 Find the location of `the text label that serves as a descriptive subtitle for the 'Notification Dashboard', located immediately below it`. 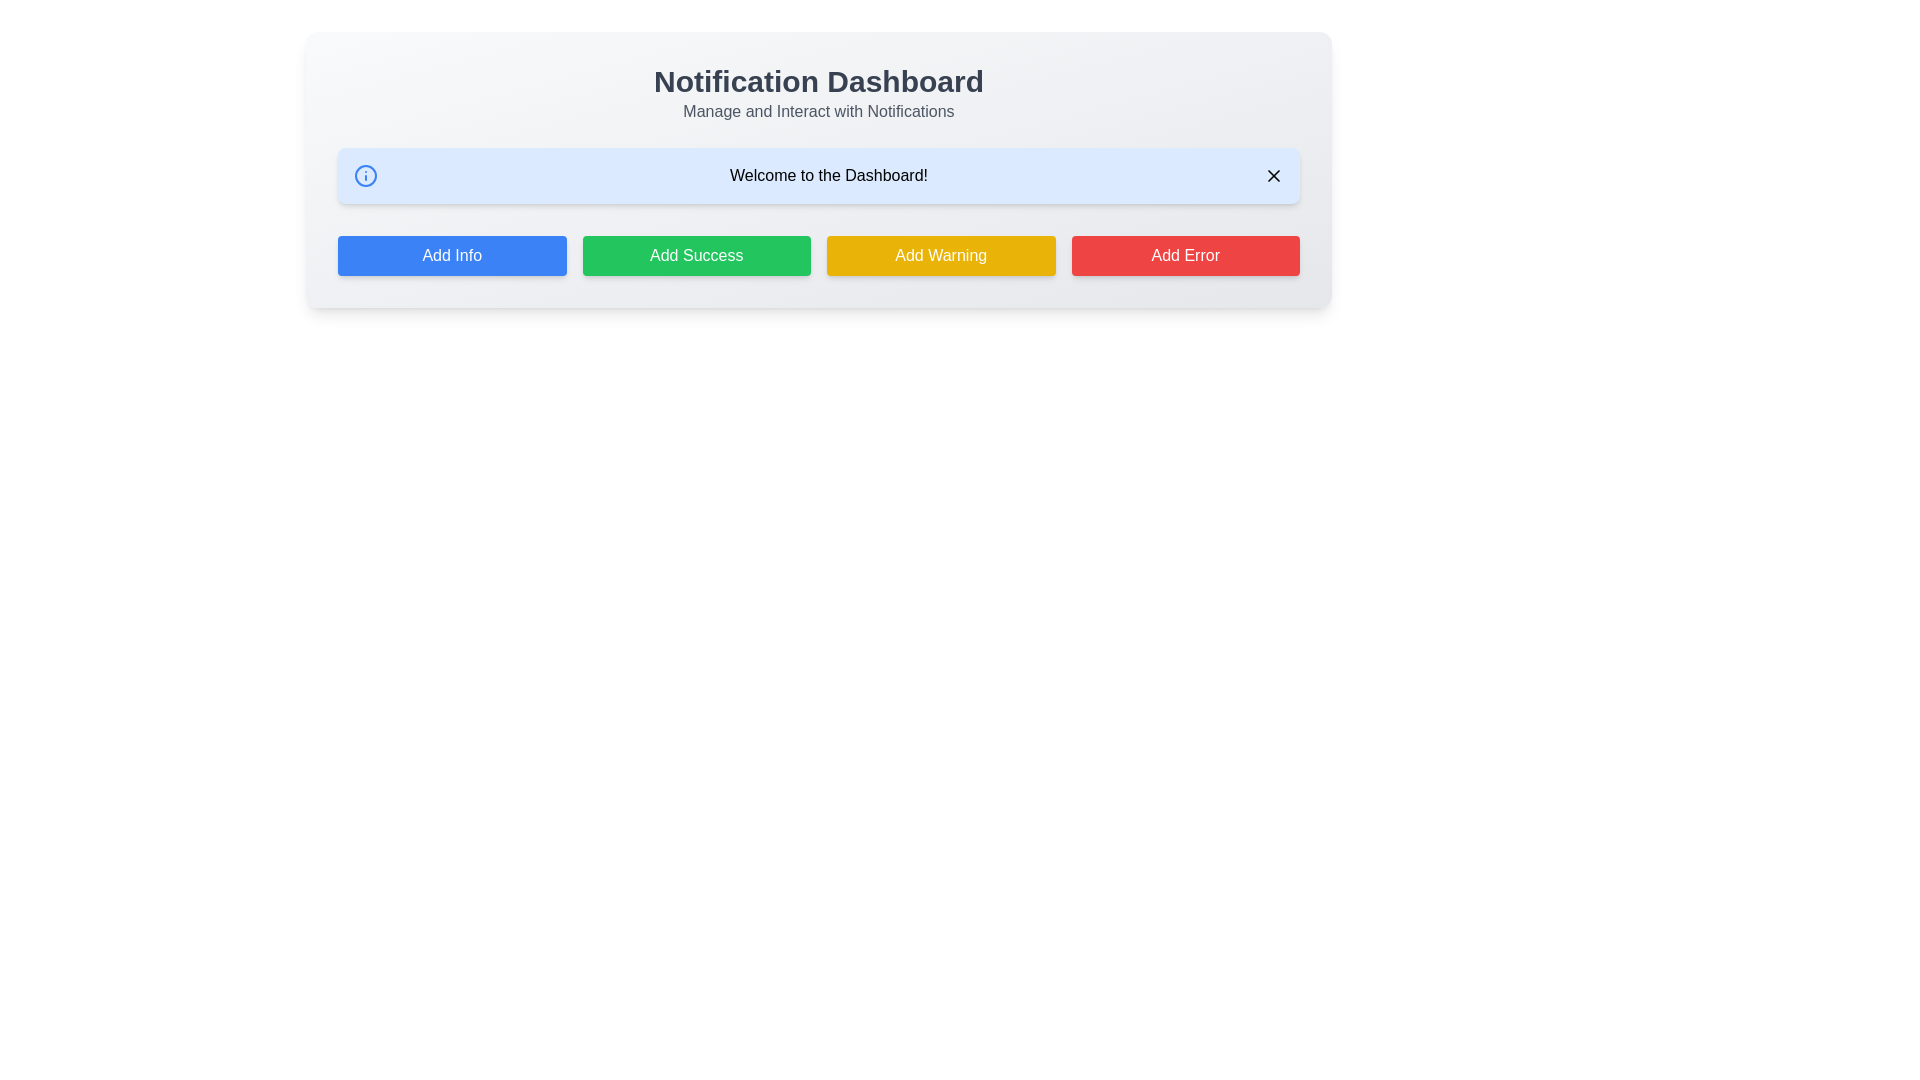

the text label that serves as a descriptive subtitle for the 'Notification Dashboard', located immediately below it is located at coordinates (819, 111).